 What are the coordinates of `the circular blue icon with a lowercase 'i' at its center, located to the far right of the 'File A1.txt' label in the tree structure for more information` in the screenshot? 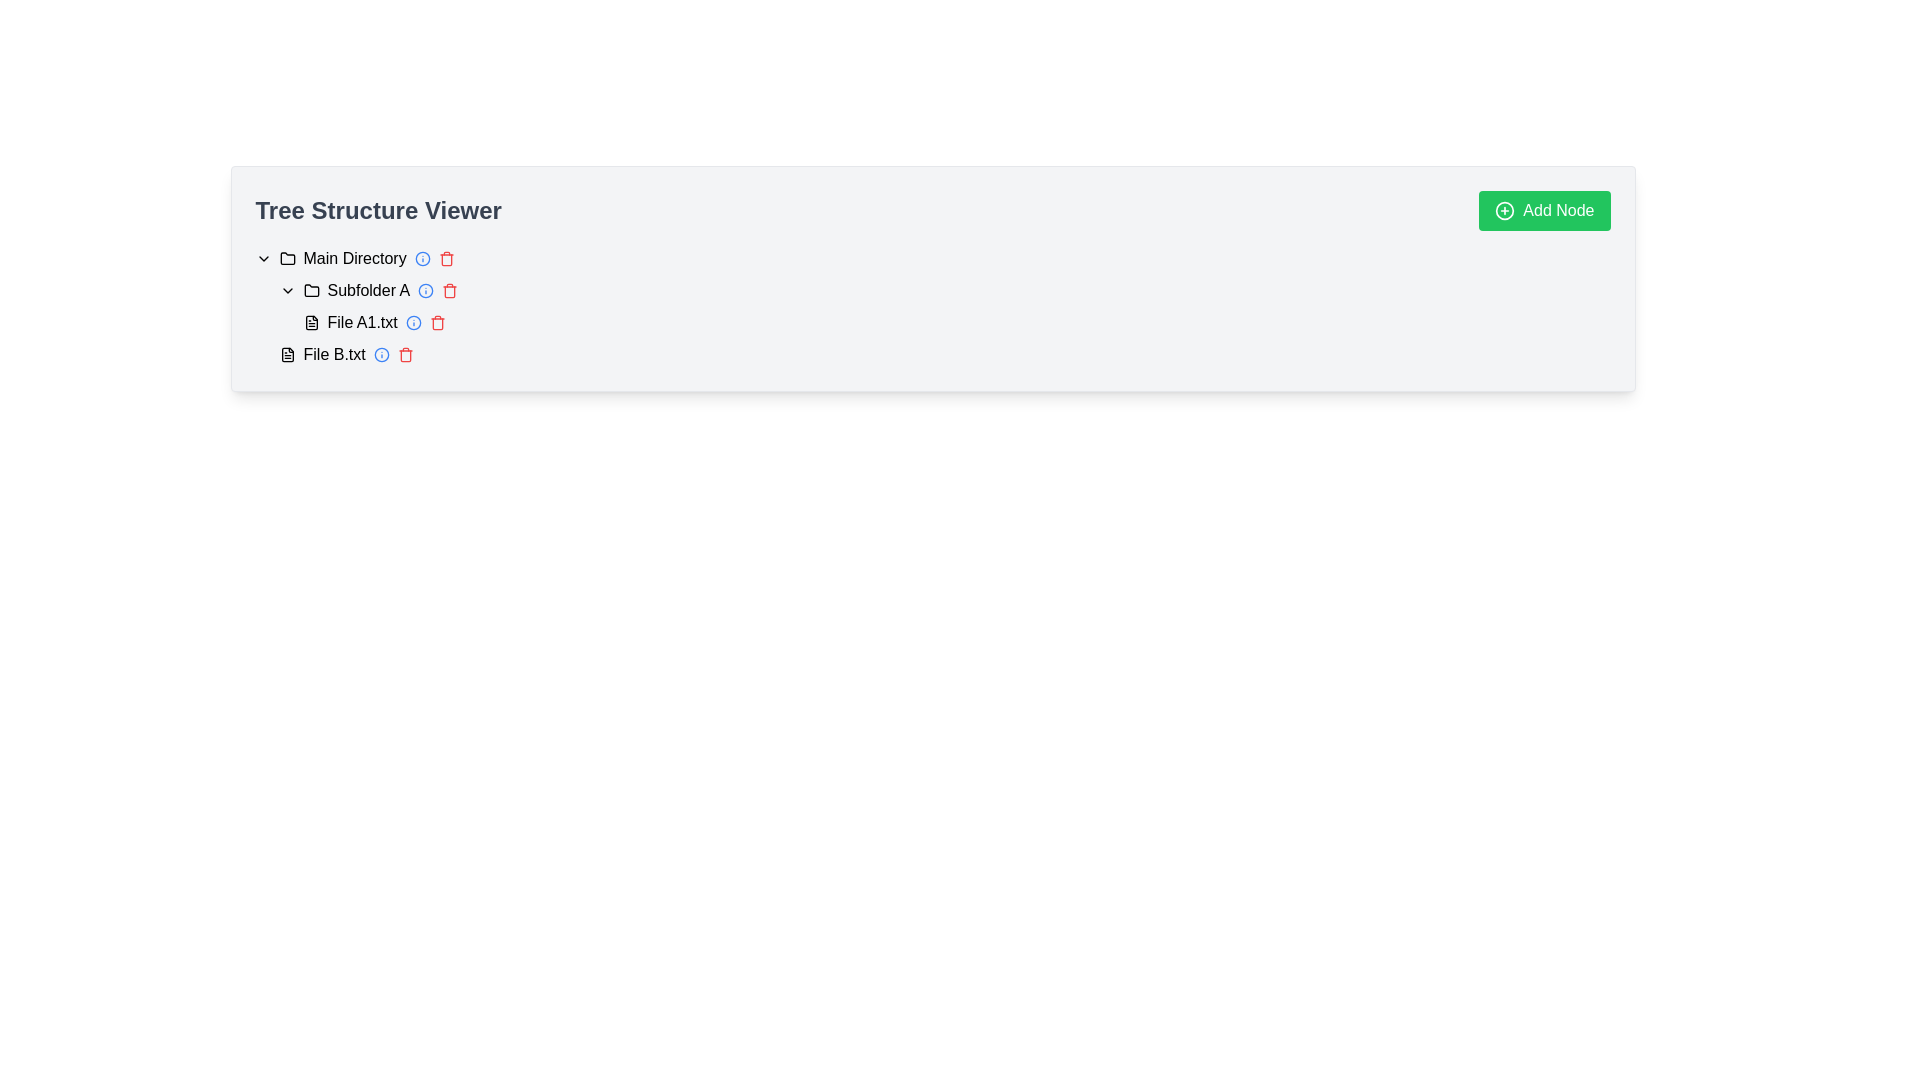 It's located at (412, 322).